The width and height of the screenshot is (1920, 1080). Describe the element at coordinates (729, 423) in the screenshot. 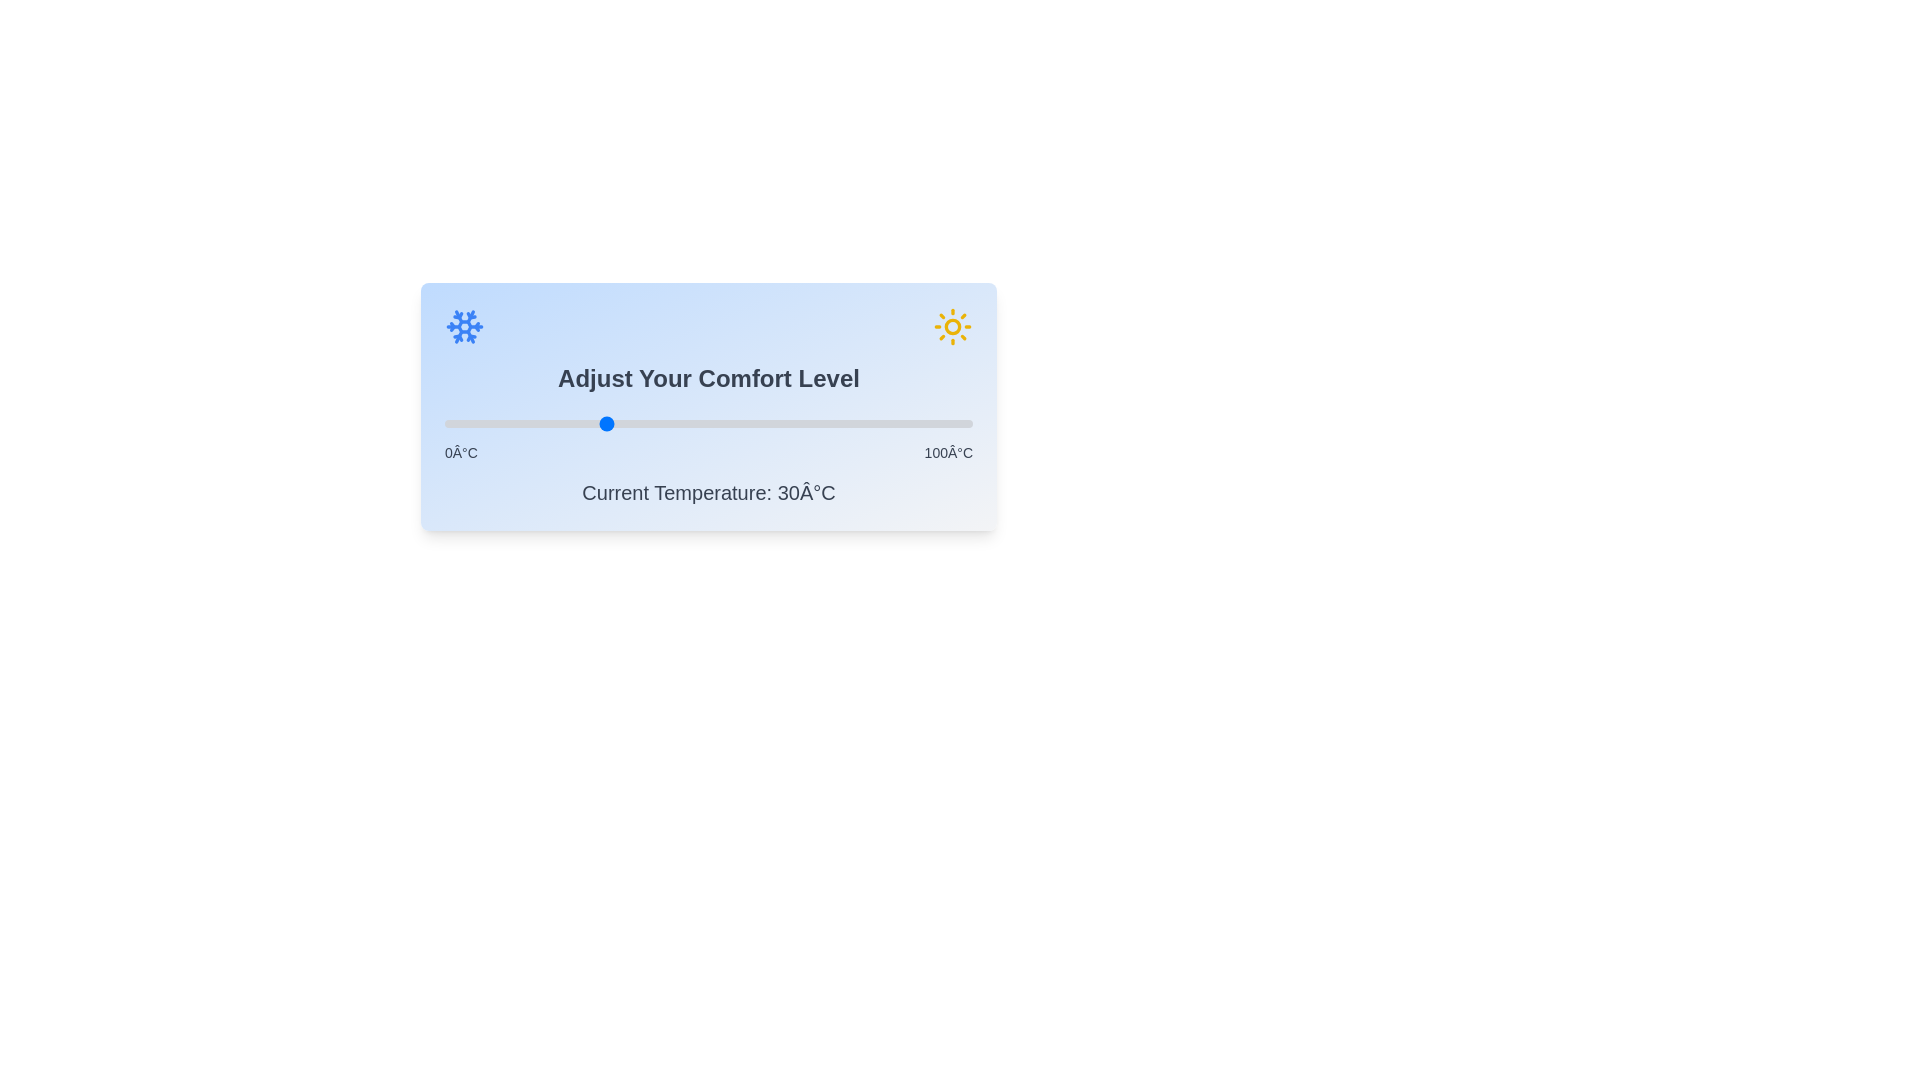

I see `the comfort level slider to set the temperature to 54 degrees Celsius` at that location.